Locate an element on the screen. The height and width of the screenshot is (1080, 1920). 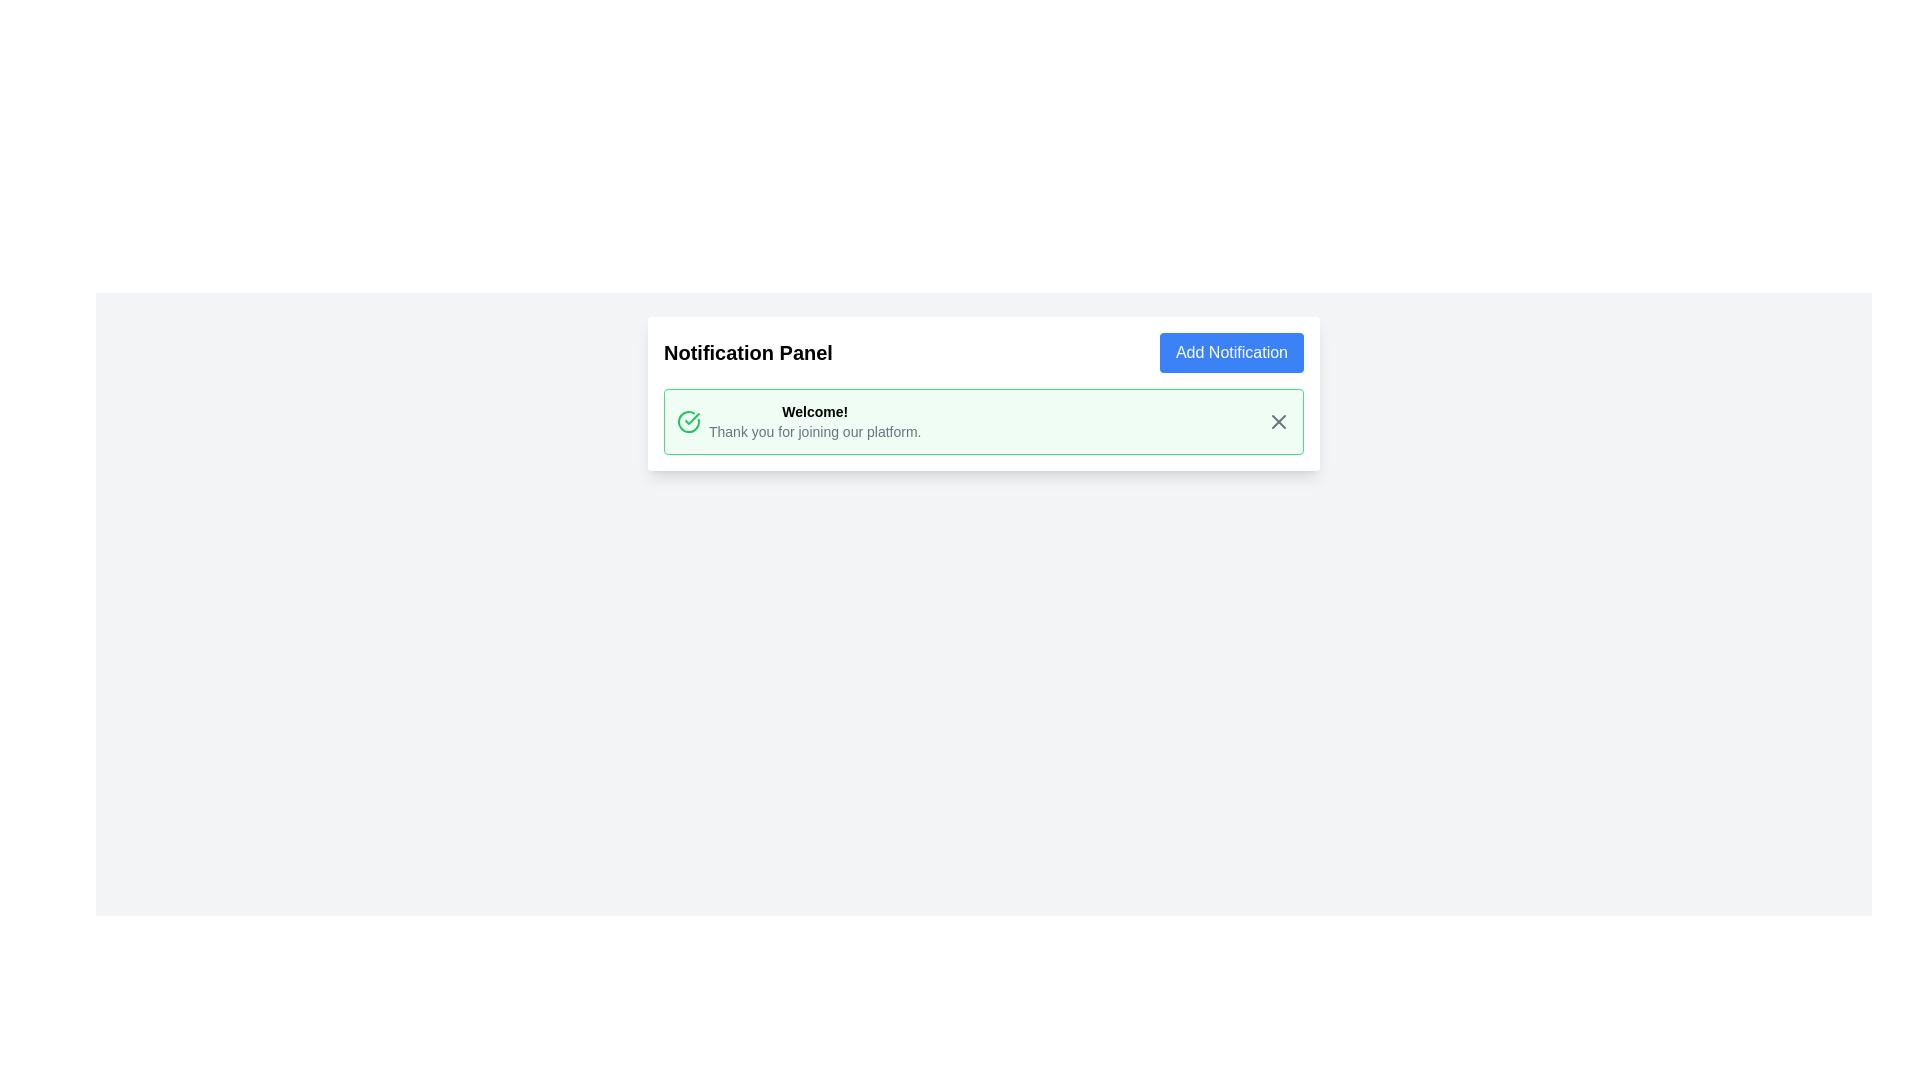
the close button located in the top-right corner of the notification box with a green border to change its color is located at coordinates (1277, 420).